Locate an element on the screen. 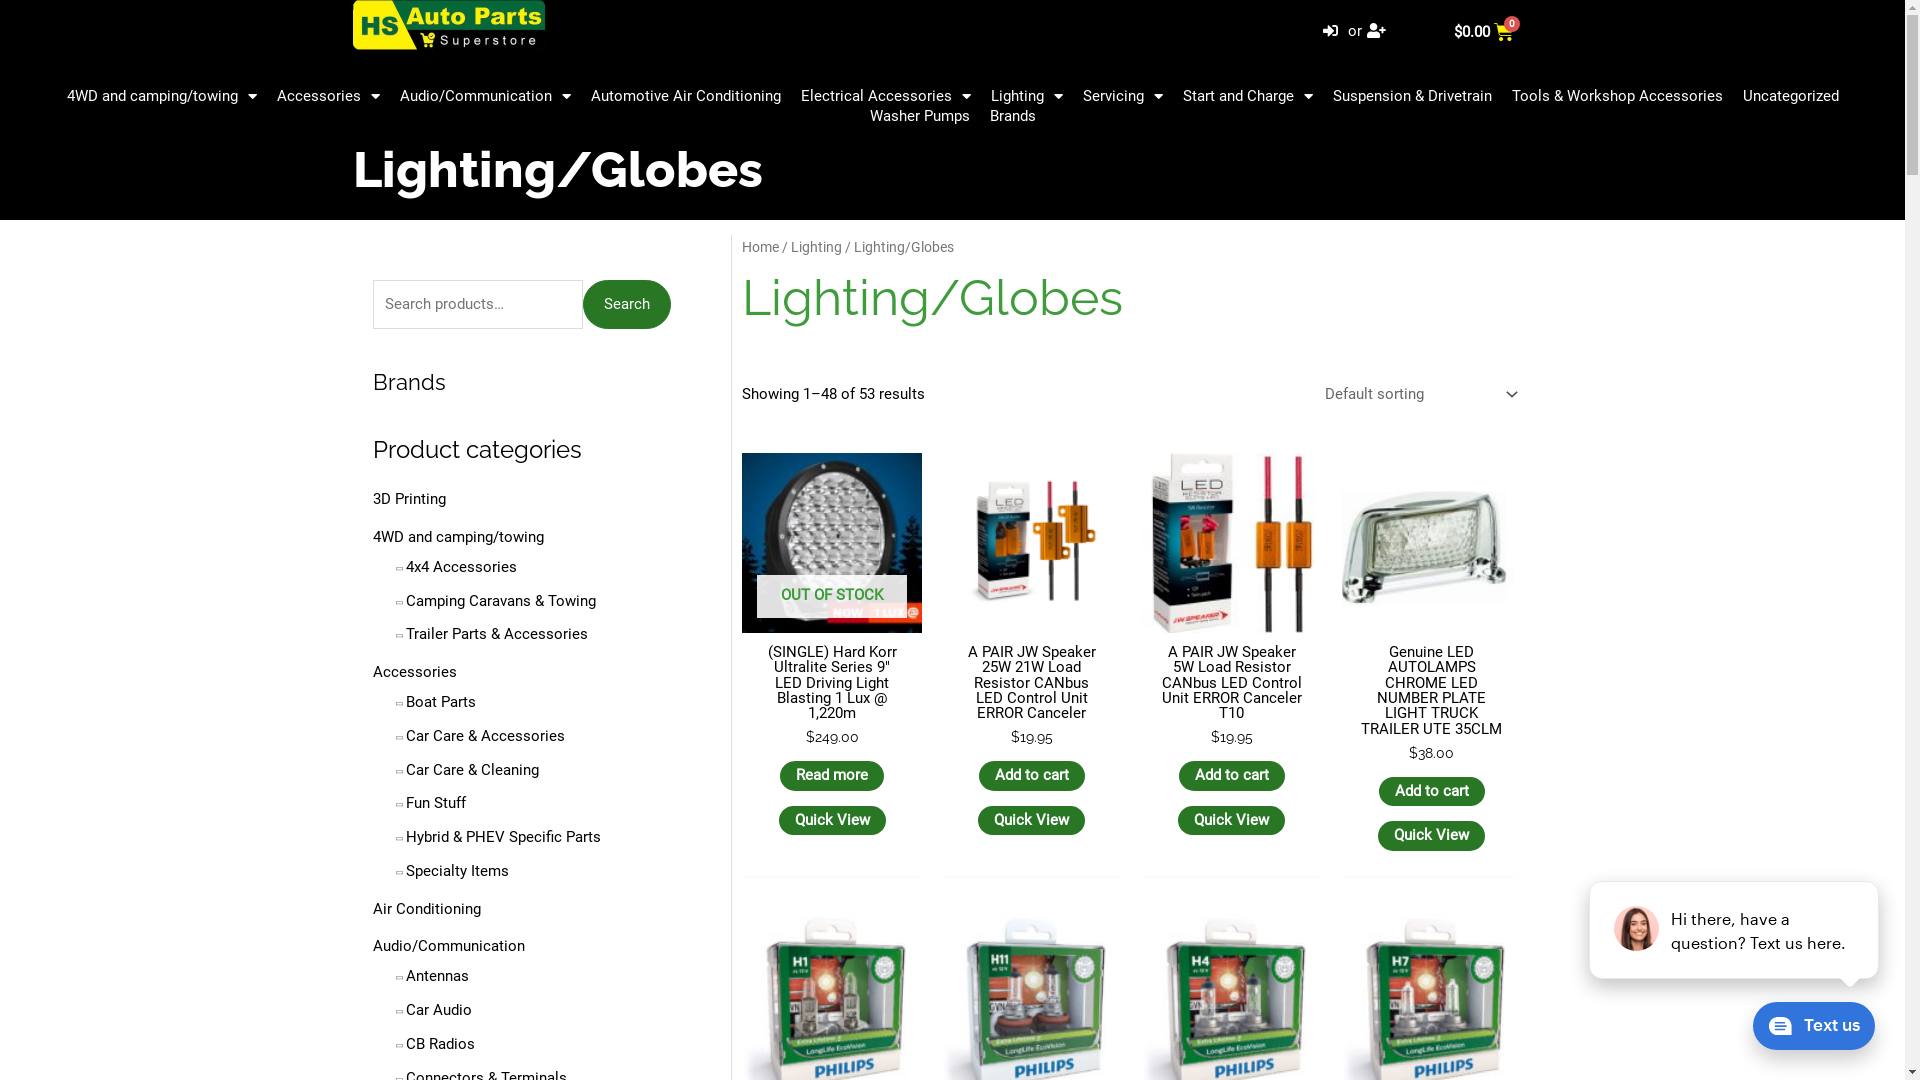 This screenshot has height=1080, width=1920. 'Search' is located at coordinates (626, 304).